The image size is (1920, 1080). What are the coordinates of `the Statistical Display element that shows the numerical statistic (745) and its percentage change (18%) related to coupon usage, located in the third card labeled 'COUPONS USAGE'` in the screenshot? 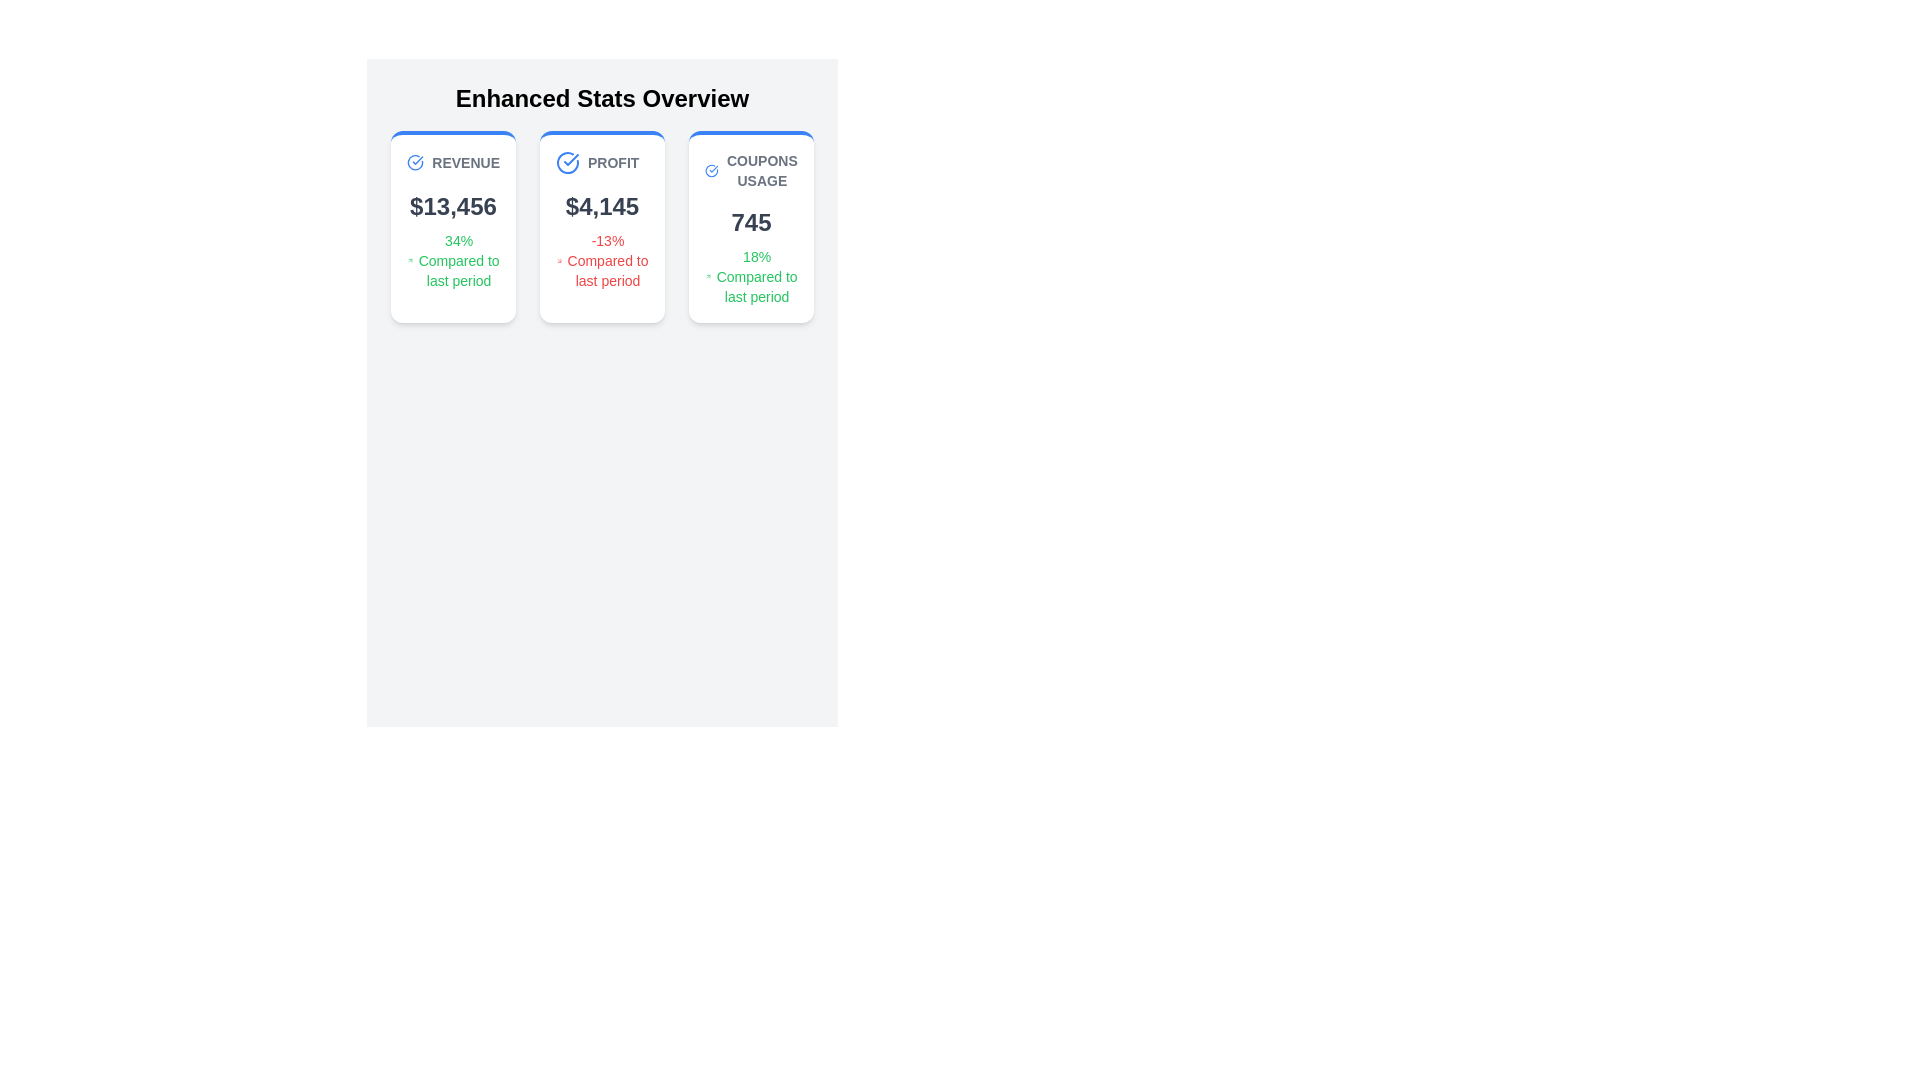 It's located at (750, 256).